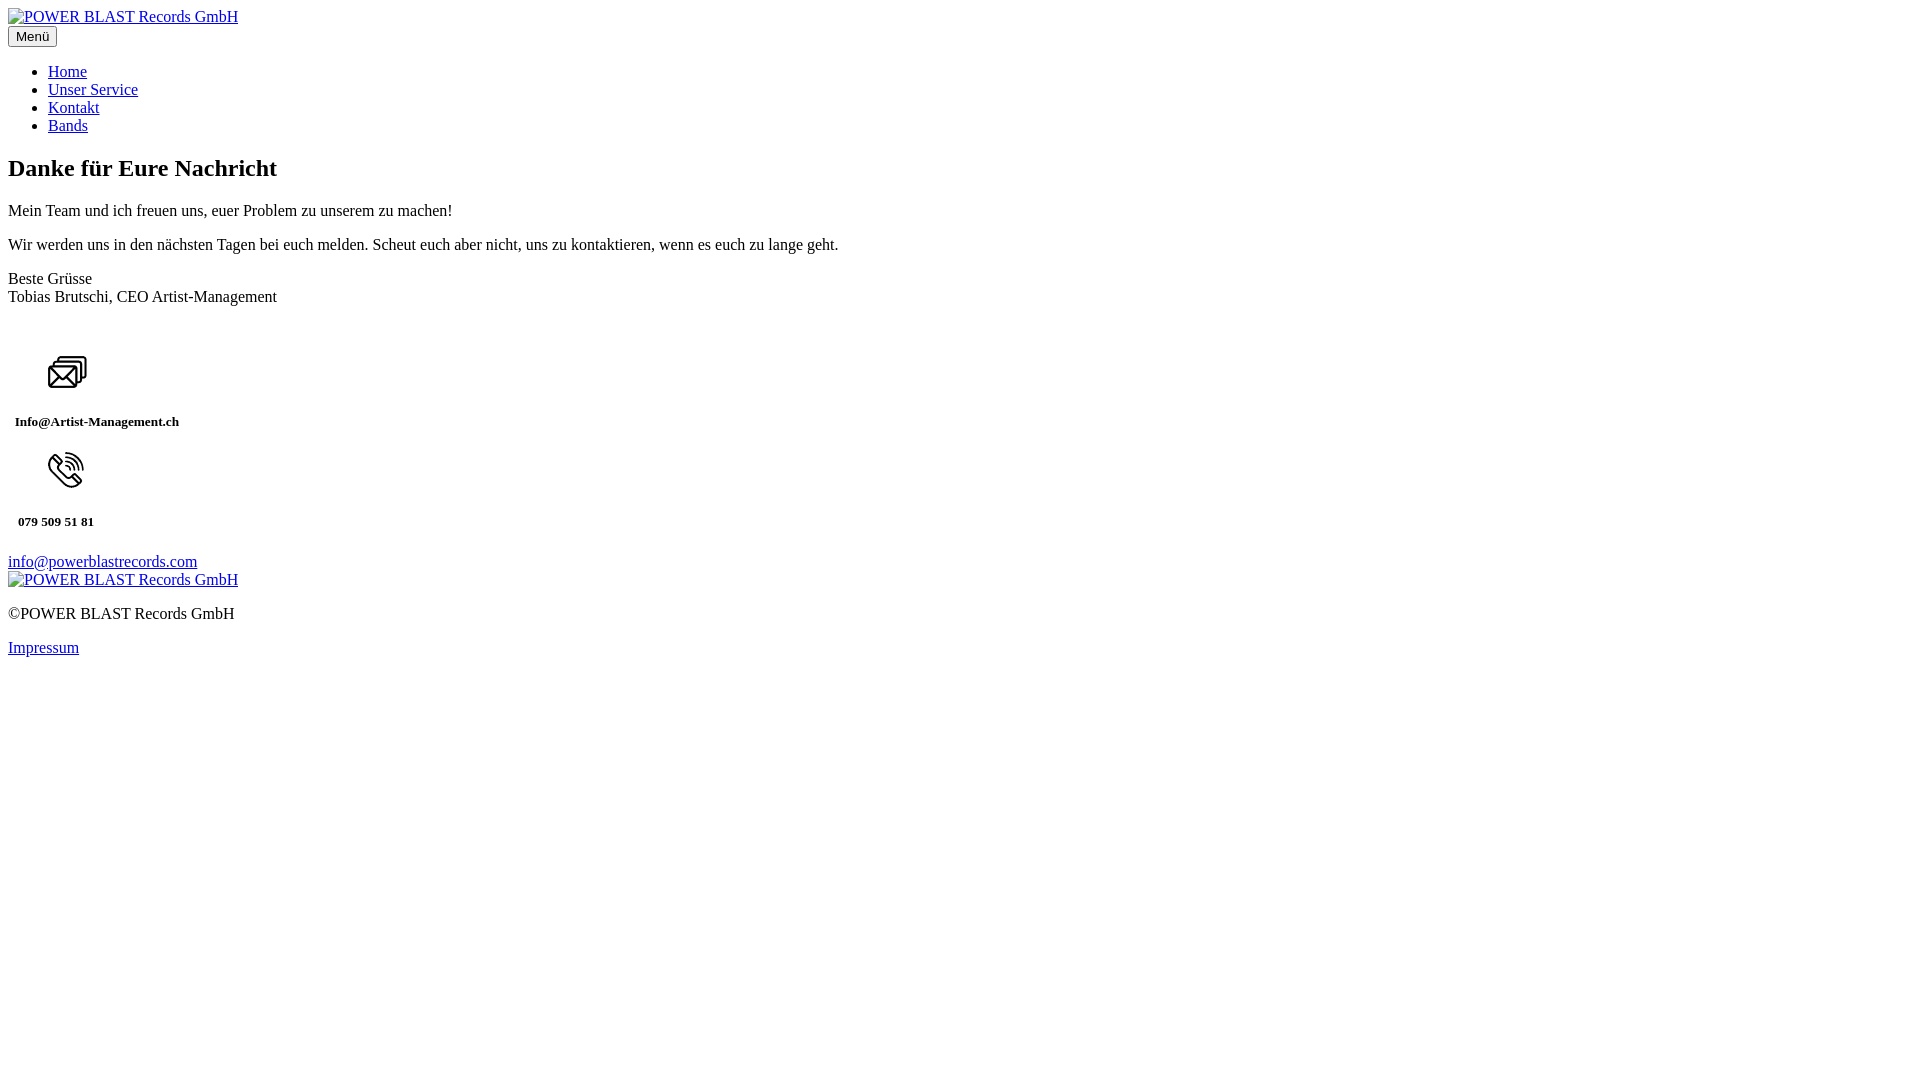  What do you see at coordinates (48, 88) in the screenshot?
I see `'Unser Service'` at bounding box center [48, 88].